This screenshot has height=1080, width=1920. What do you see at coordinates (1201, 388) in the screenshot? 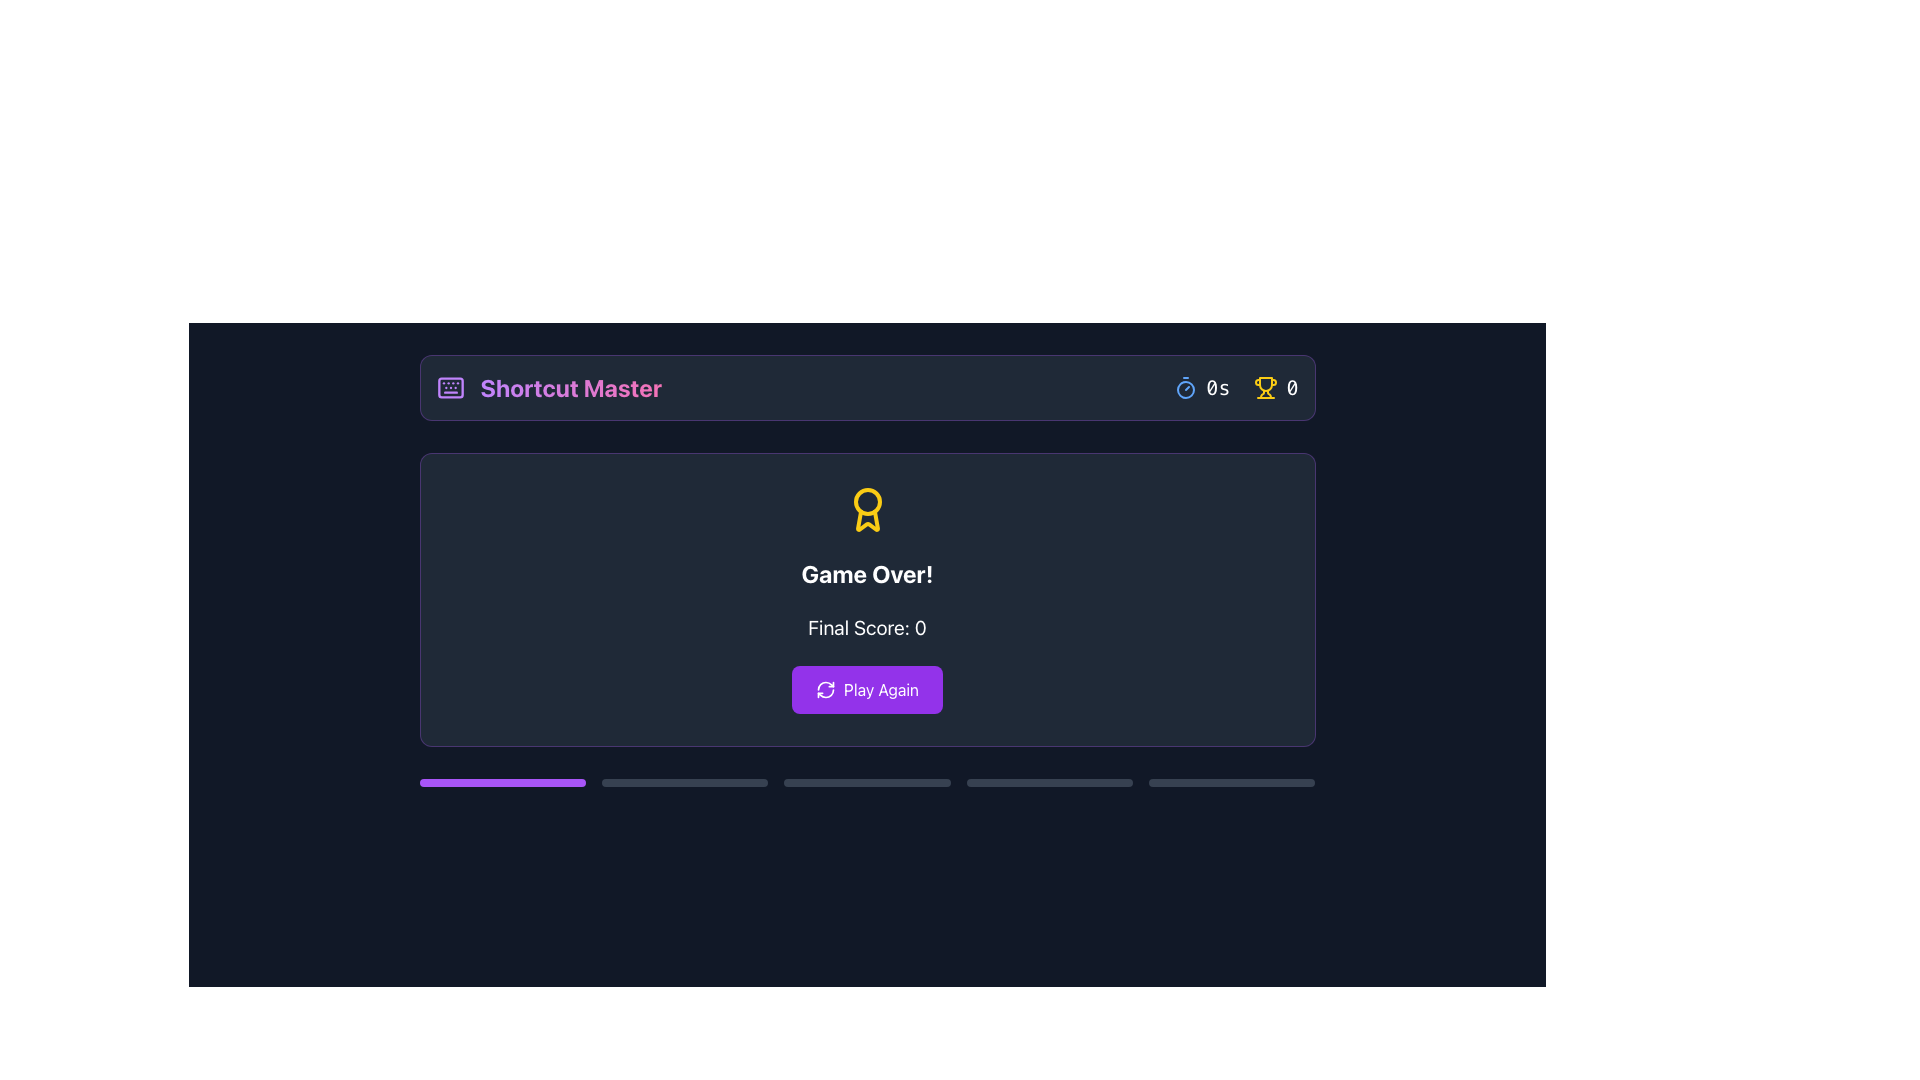
I see `displayed time from the text label showing '0s' next to the blue stopwatch icon in the header section, located to the right of 'Shortcut Master'` at bounding box center [1201, 388].